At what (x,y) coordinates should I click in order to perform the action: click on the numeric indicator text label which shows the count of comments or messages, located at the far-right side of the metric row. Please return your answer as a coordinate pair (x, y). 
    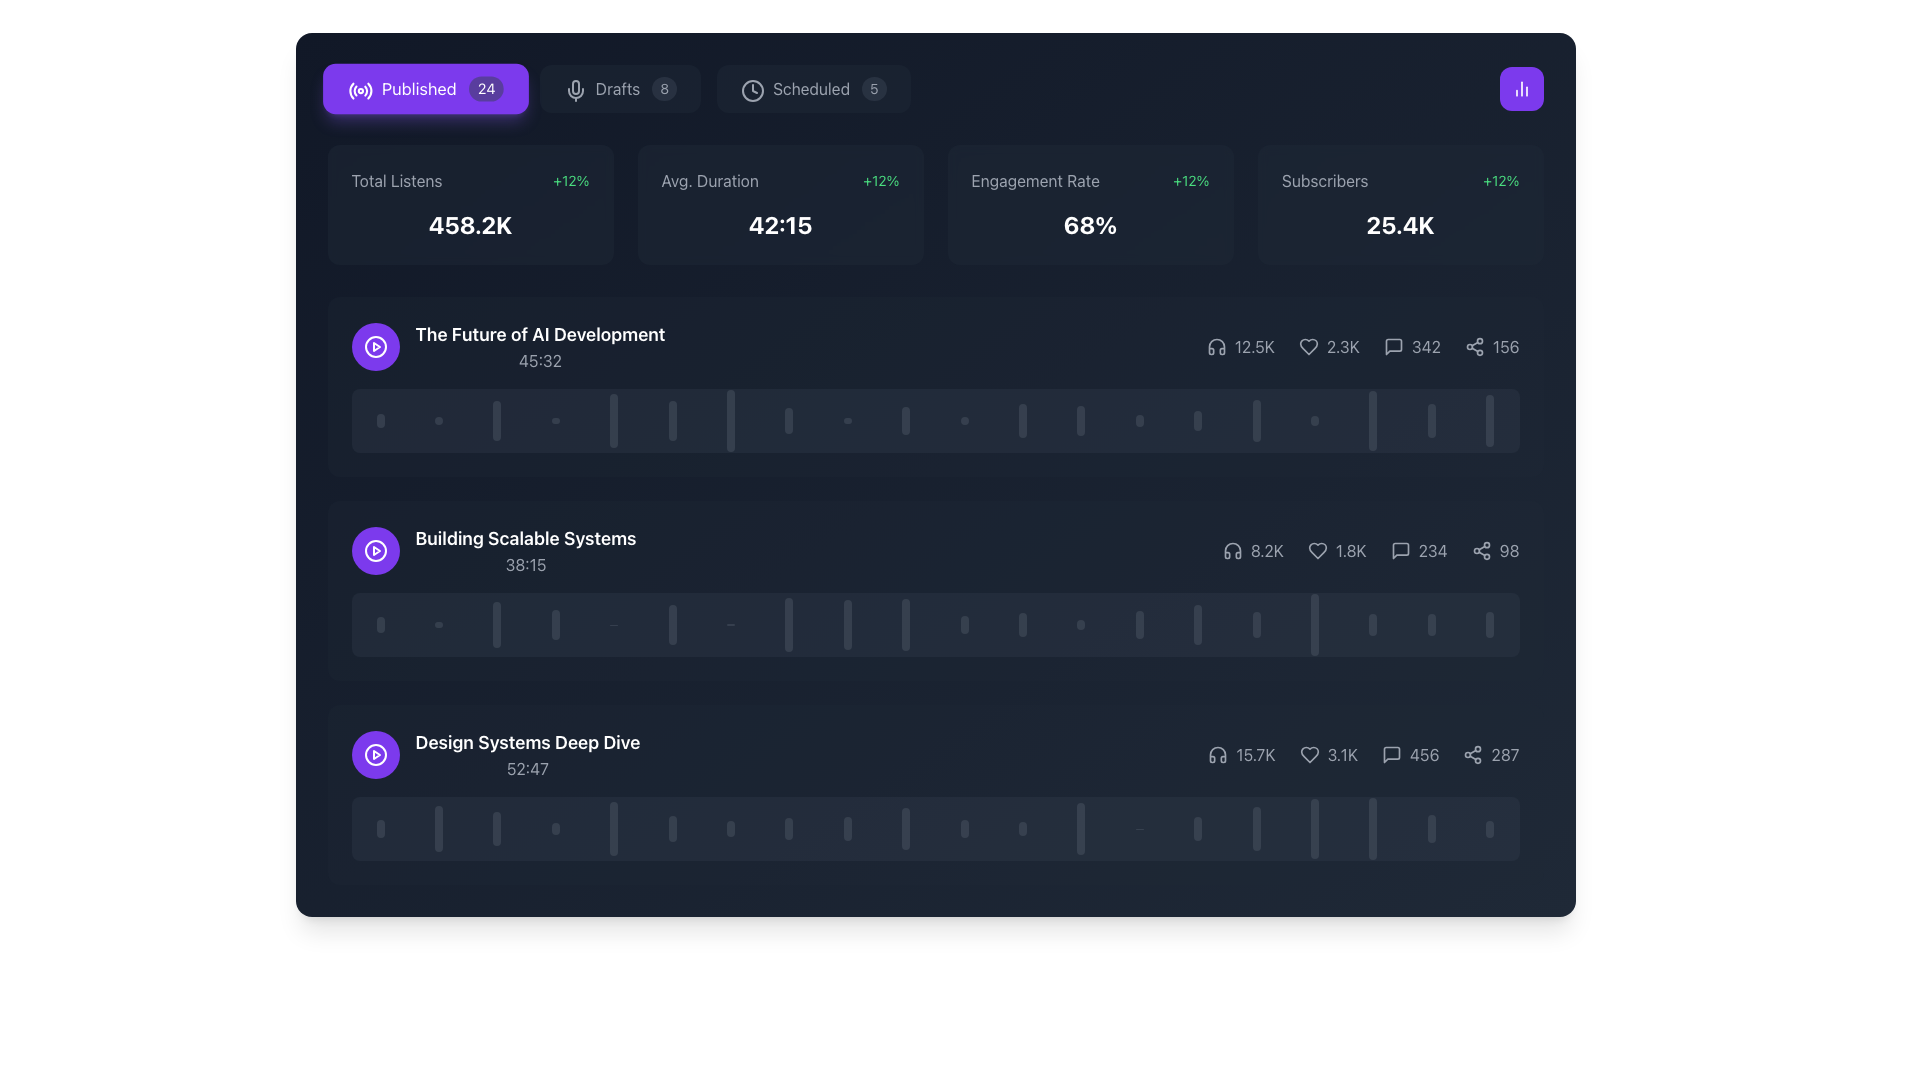
    Looking at the image, I should click on (1423, 755).